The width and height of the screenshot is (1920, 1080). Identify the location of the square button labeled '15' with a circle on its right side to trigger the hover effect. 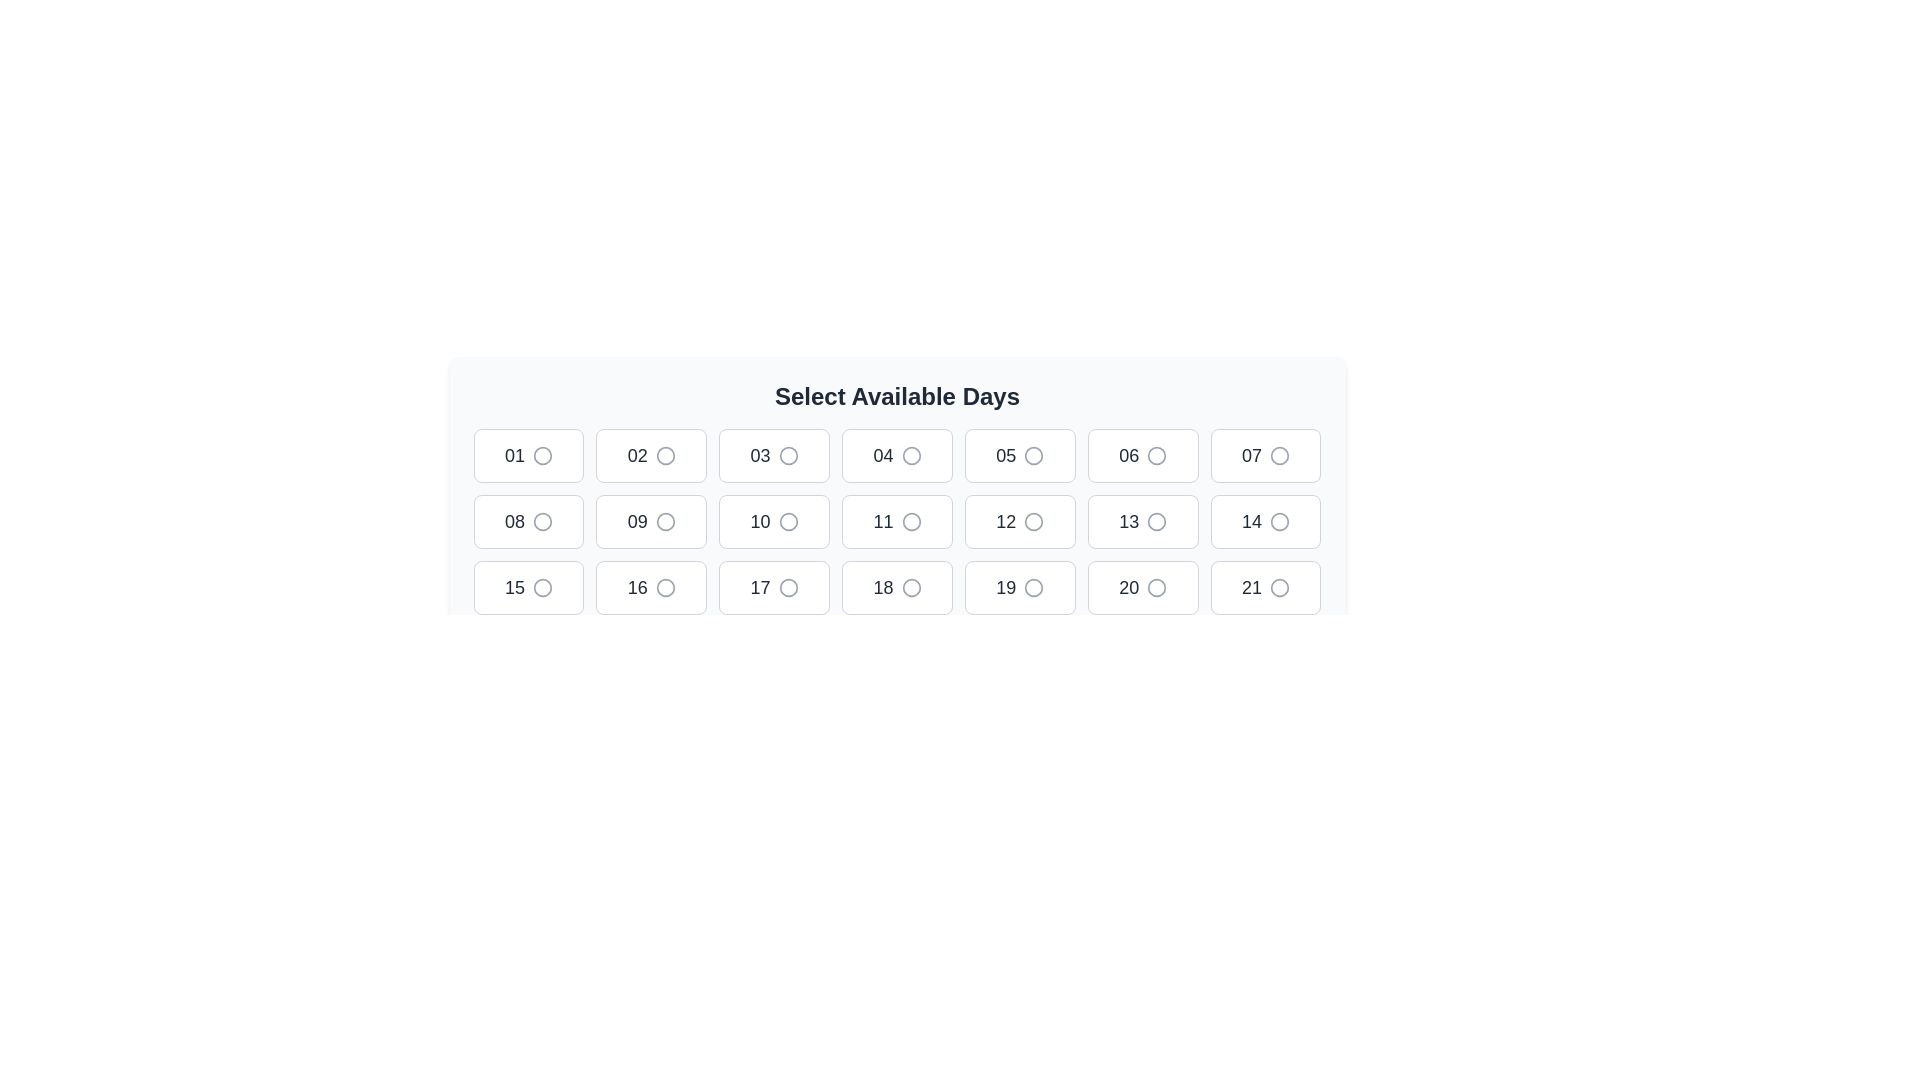
(528, 586).